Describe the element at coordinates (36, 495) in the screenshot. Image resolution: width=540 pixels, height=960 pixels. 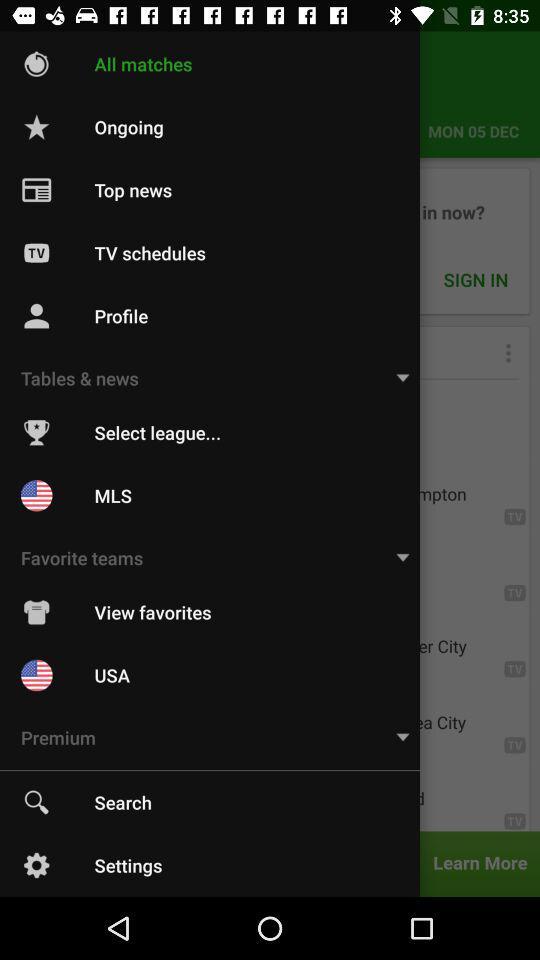
I see `the flag beside mls` at that location.